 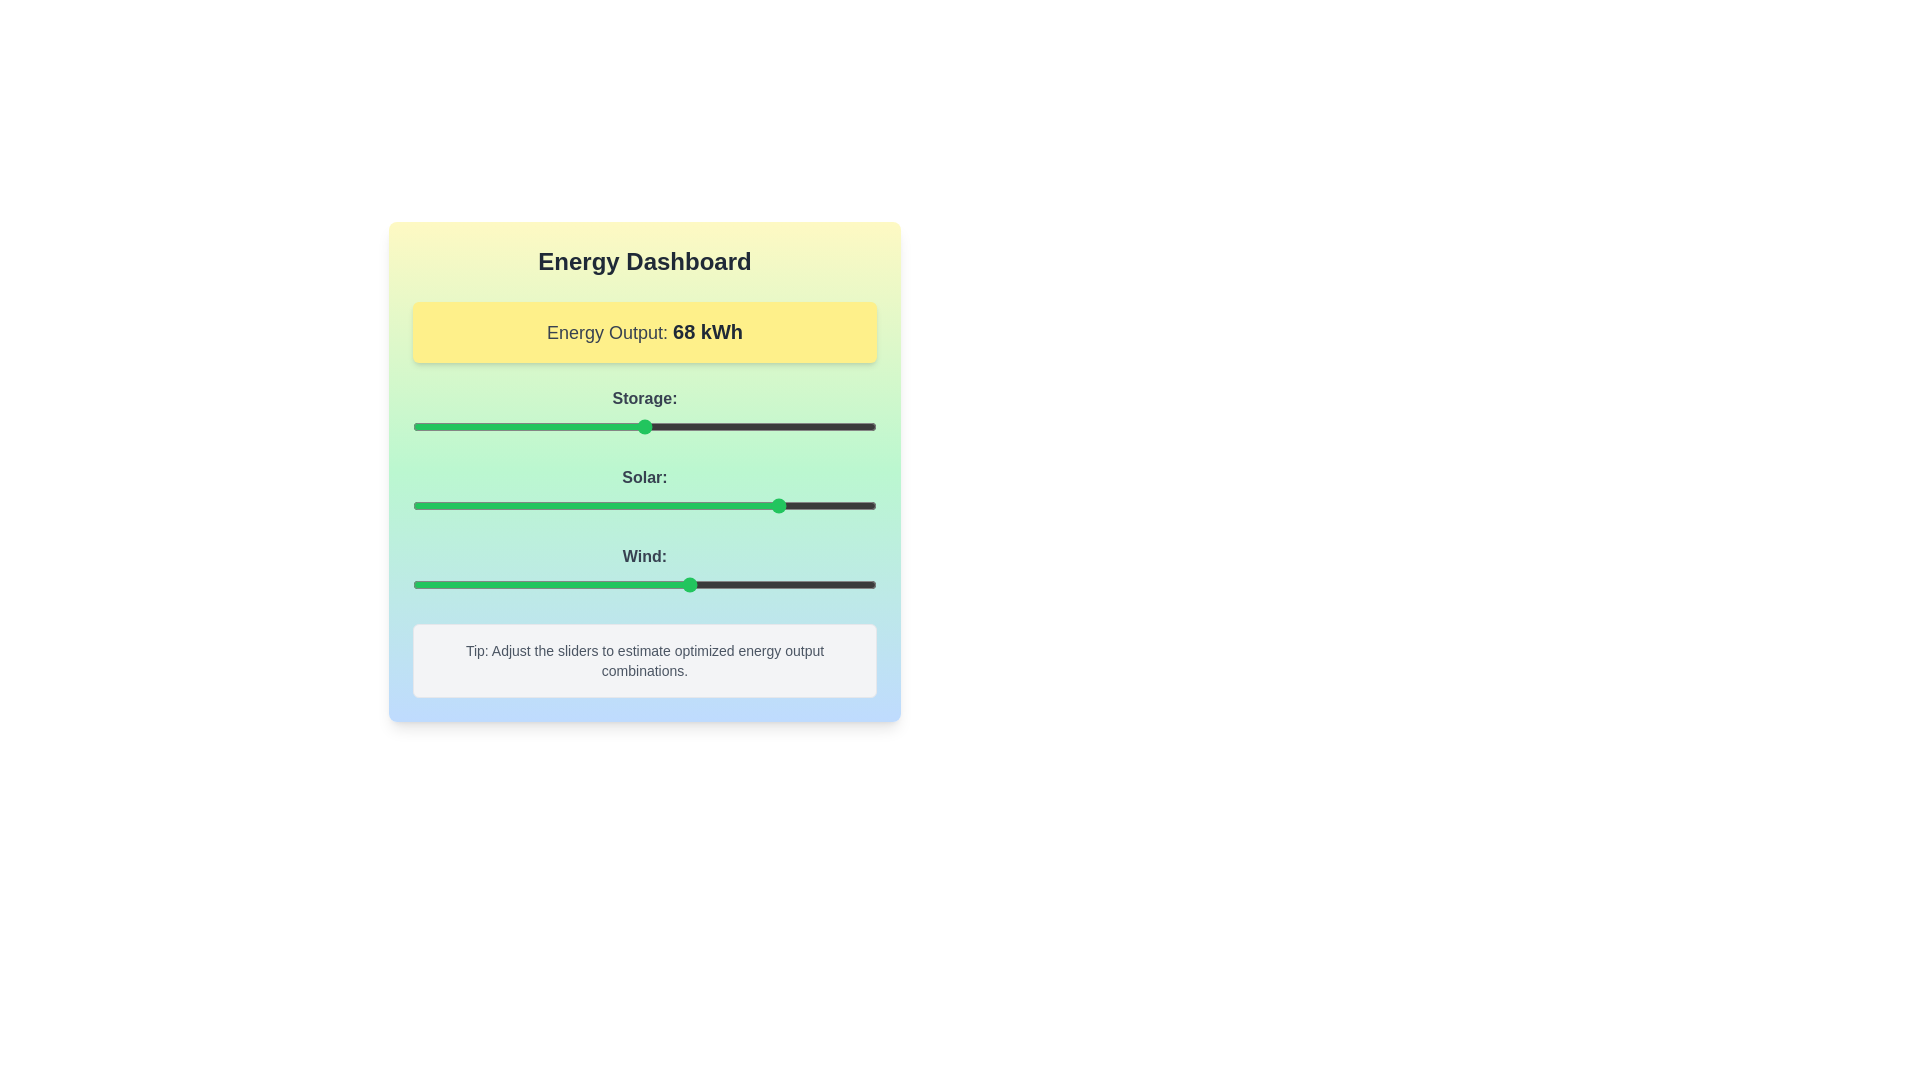 I want to click on the 'Storage' slider to 80, so click(x=783, y=426).